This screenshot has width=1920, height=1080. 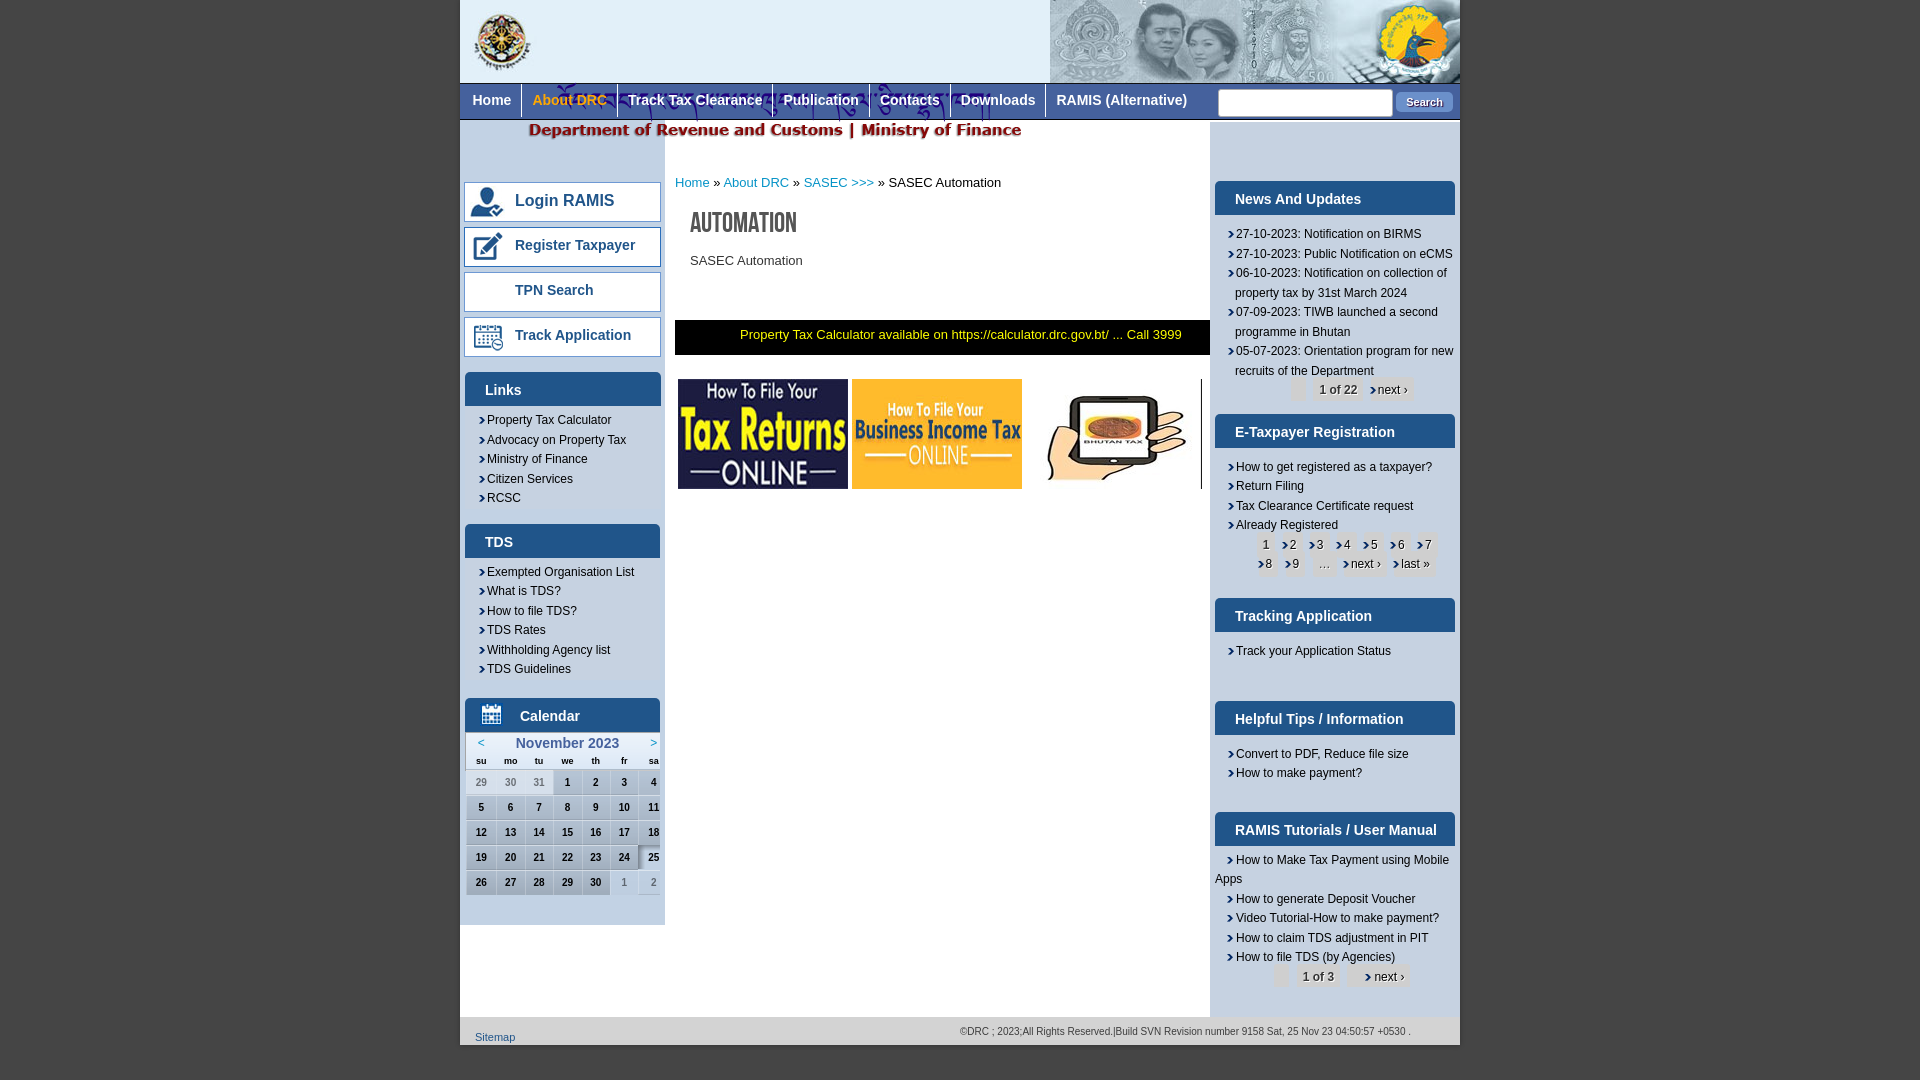 What do you see at coordinates (1331, 869) in the screenshot?
I see `'How to Make Tax Payment using Mobile Apps'` at bounding box center [1331, 869].